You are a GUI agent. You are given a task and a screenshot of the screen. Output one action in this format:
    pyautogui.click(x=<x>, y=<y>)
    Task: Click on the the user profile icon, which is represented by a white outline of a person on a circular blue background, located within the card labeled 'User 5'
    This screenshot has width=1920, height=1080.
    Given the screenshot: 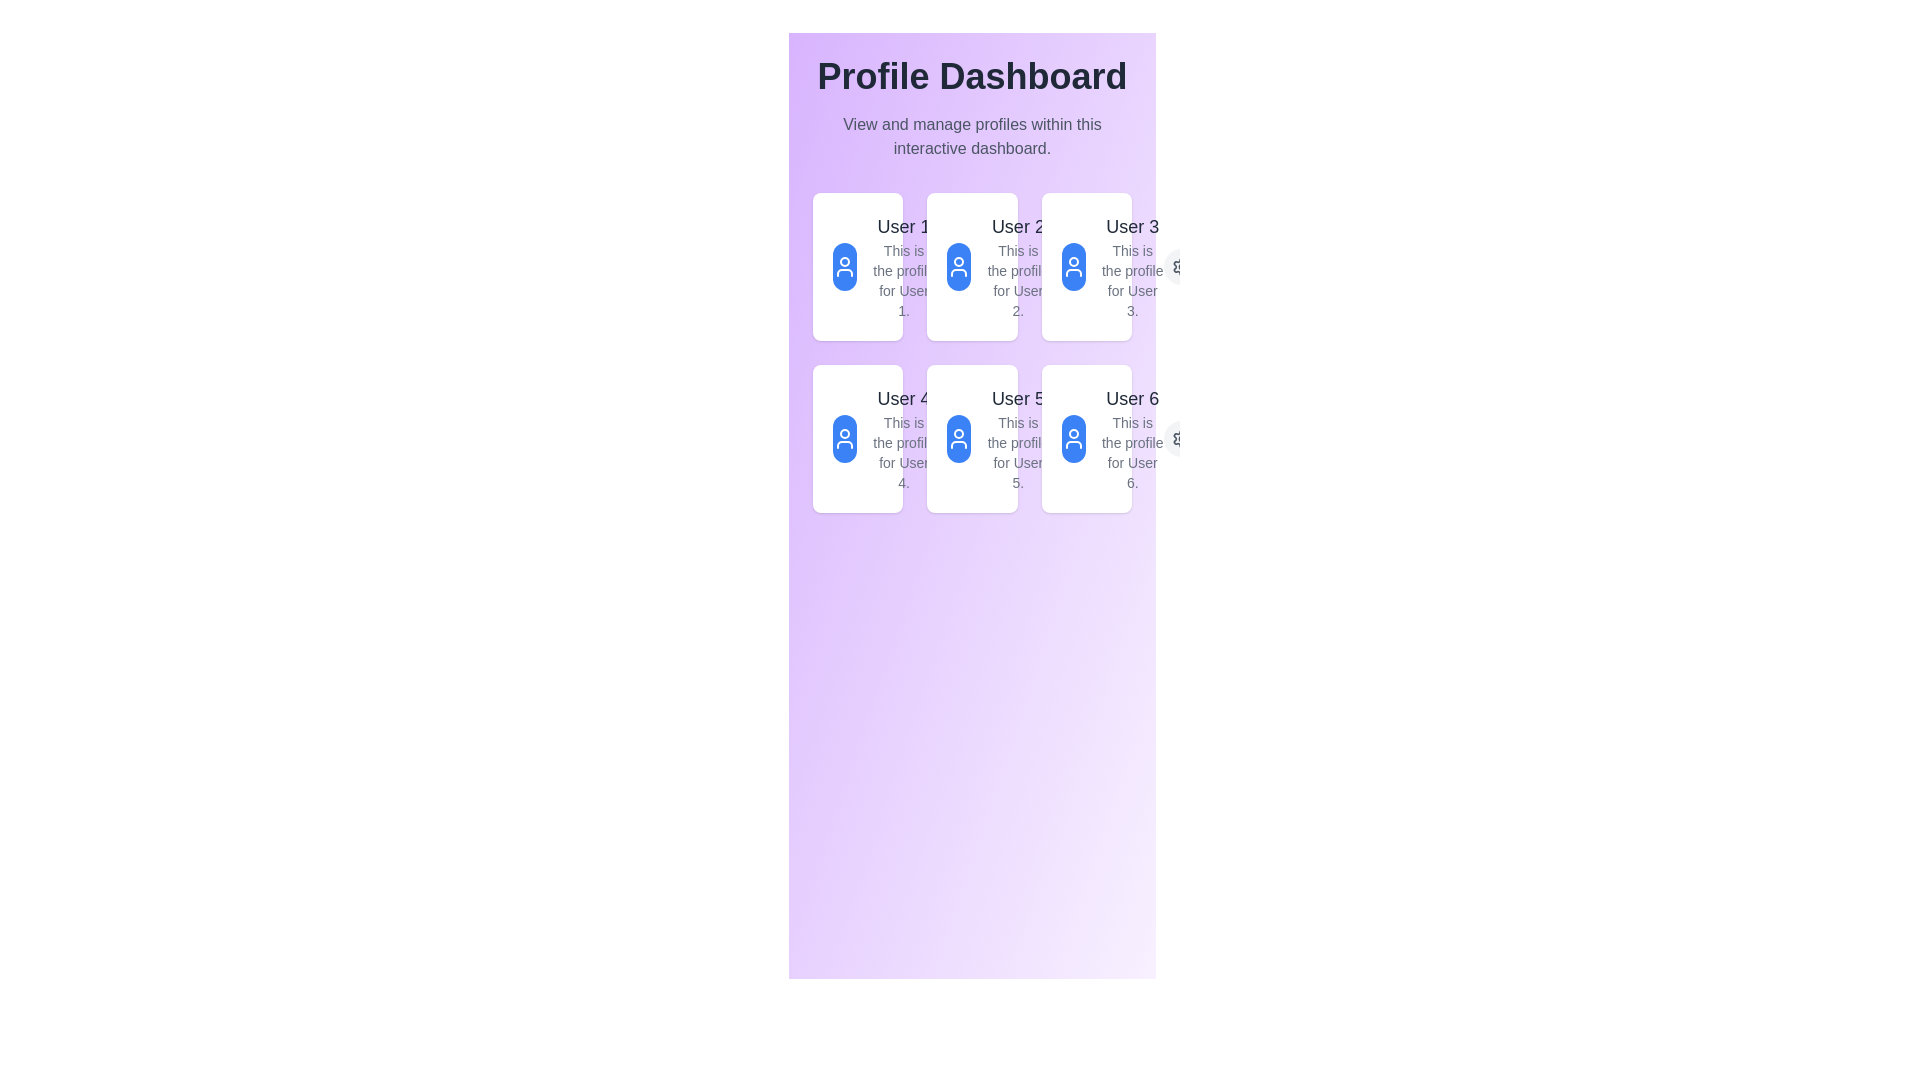 What is the action you would take?
    pyautogui.click(x=972, y=438)
    